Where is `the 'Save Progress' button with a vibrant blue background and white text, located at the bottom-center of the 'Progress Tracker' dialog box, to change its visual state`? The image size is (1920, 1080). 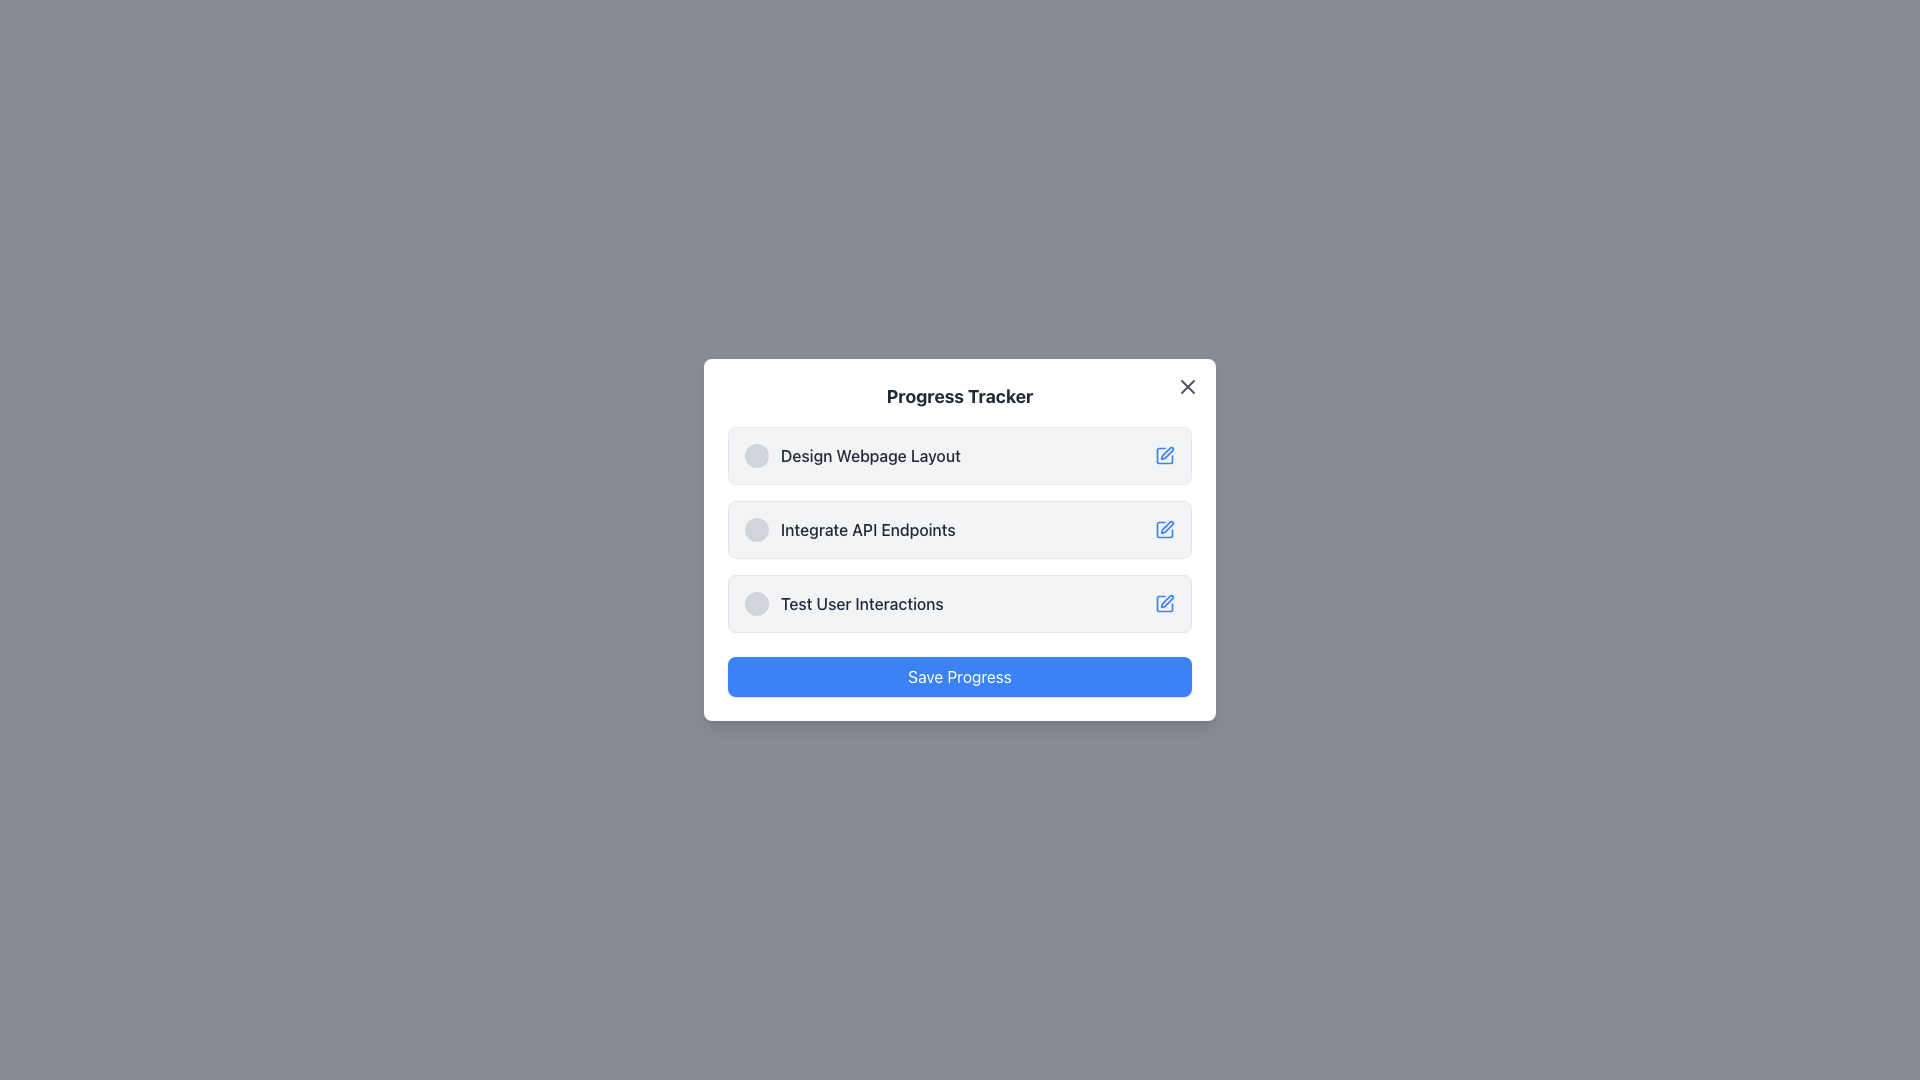
the 'Save Progress' button with a vibrant blue background and white text, located at the bottom-center of the 'Progress Tracker' dialog box, to change its visual state is located at coordinates (960, 676).